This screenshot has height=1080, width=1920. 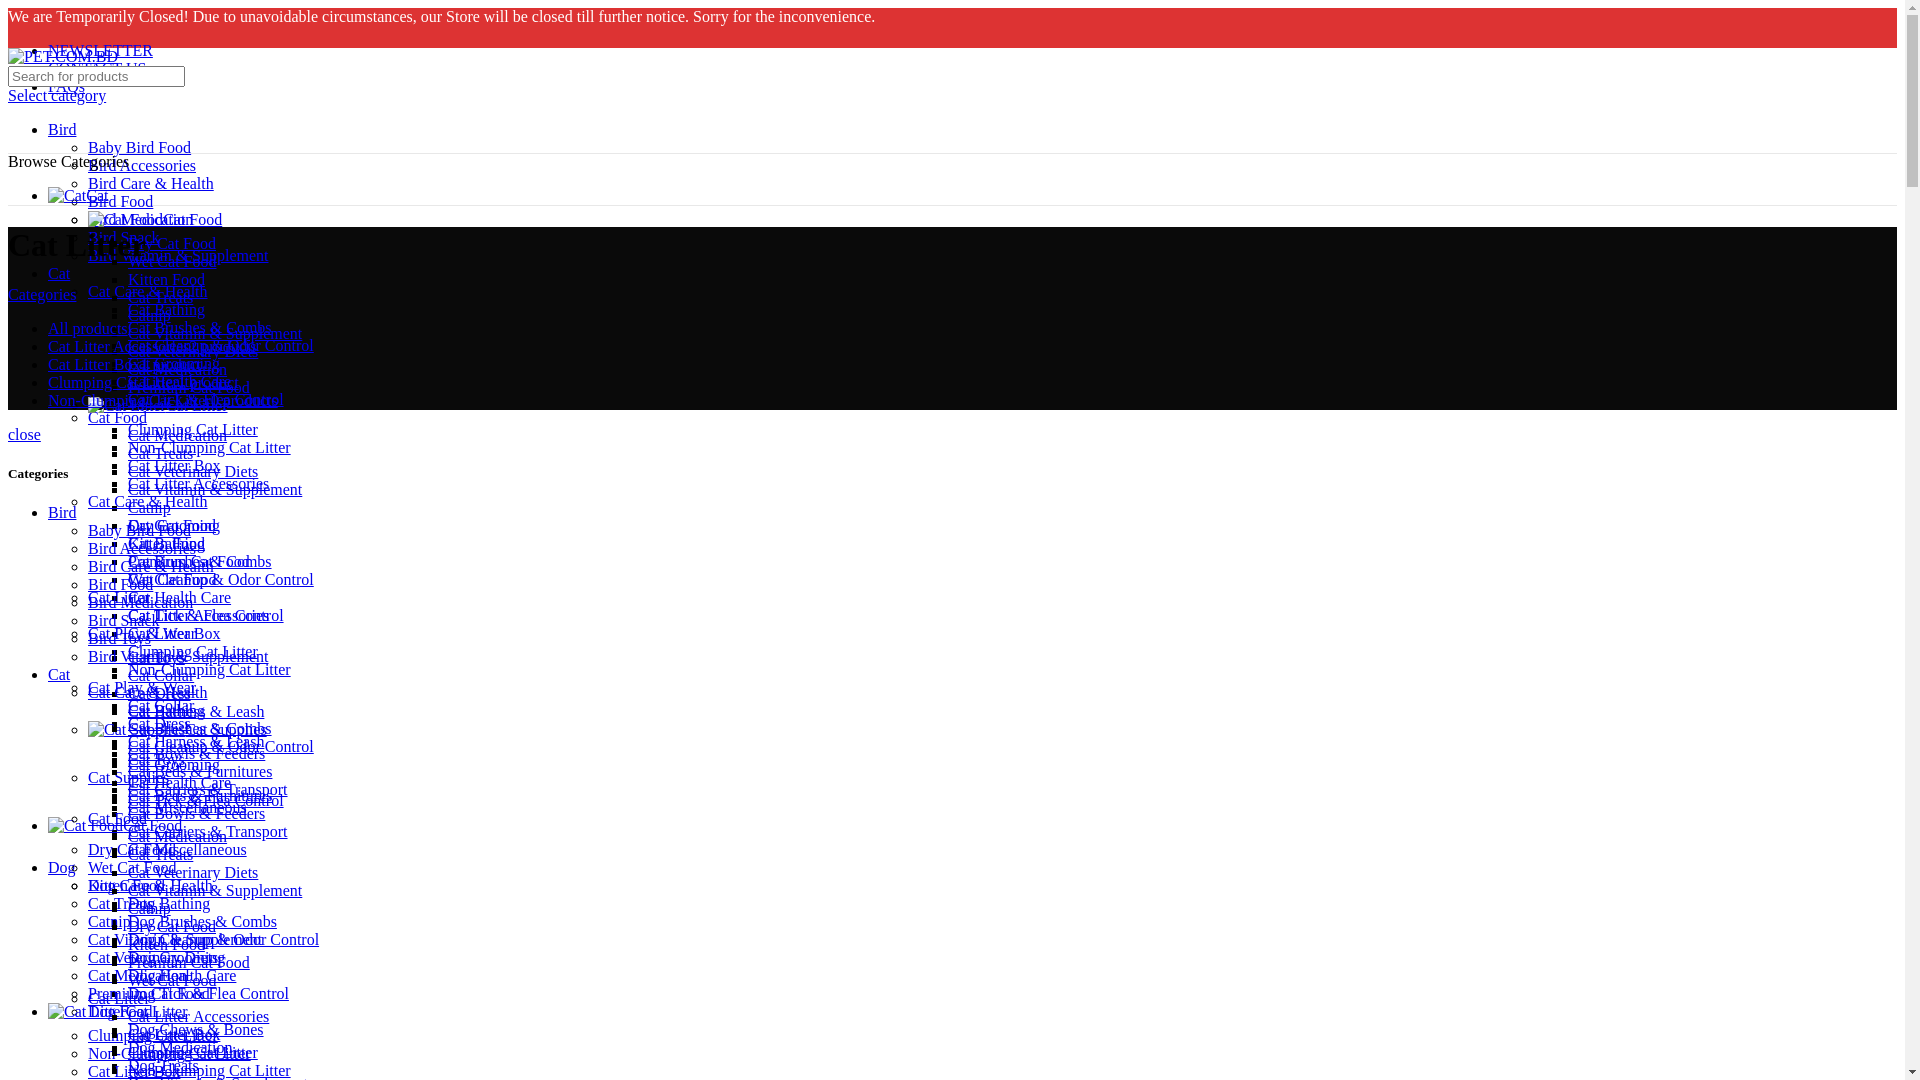 I want to click on 'Bird', so click(x=48, y=511).